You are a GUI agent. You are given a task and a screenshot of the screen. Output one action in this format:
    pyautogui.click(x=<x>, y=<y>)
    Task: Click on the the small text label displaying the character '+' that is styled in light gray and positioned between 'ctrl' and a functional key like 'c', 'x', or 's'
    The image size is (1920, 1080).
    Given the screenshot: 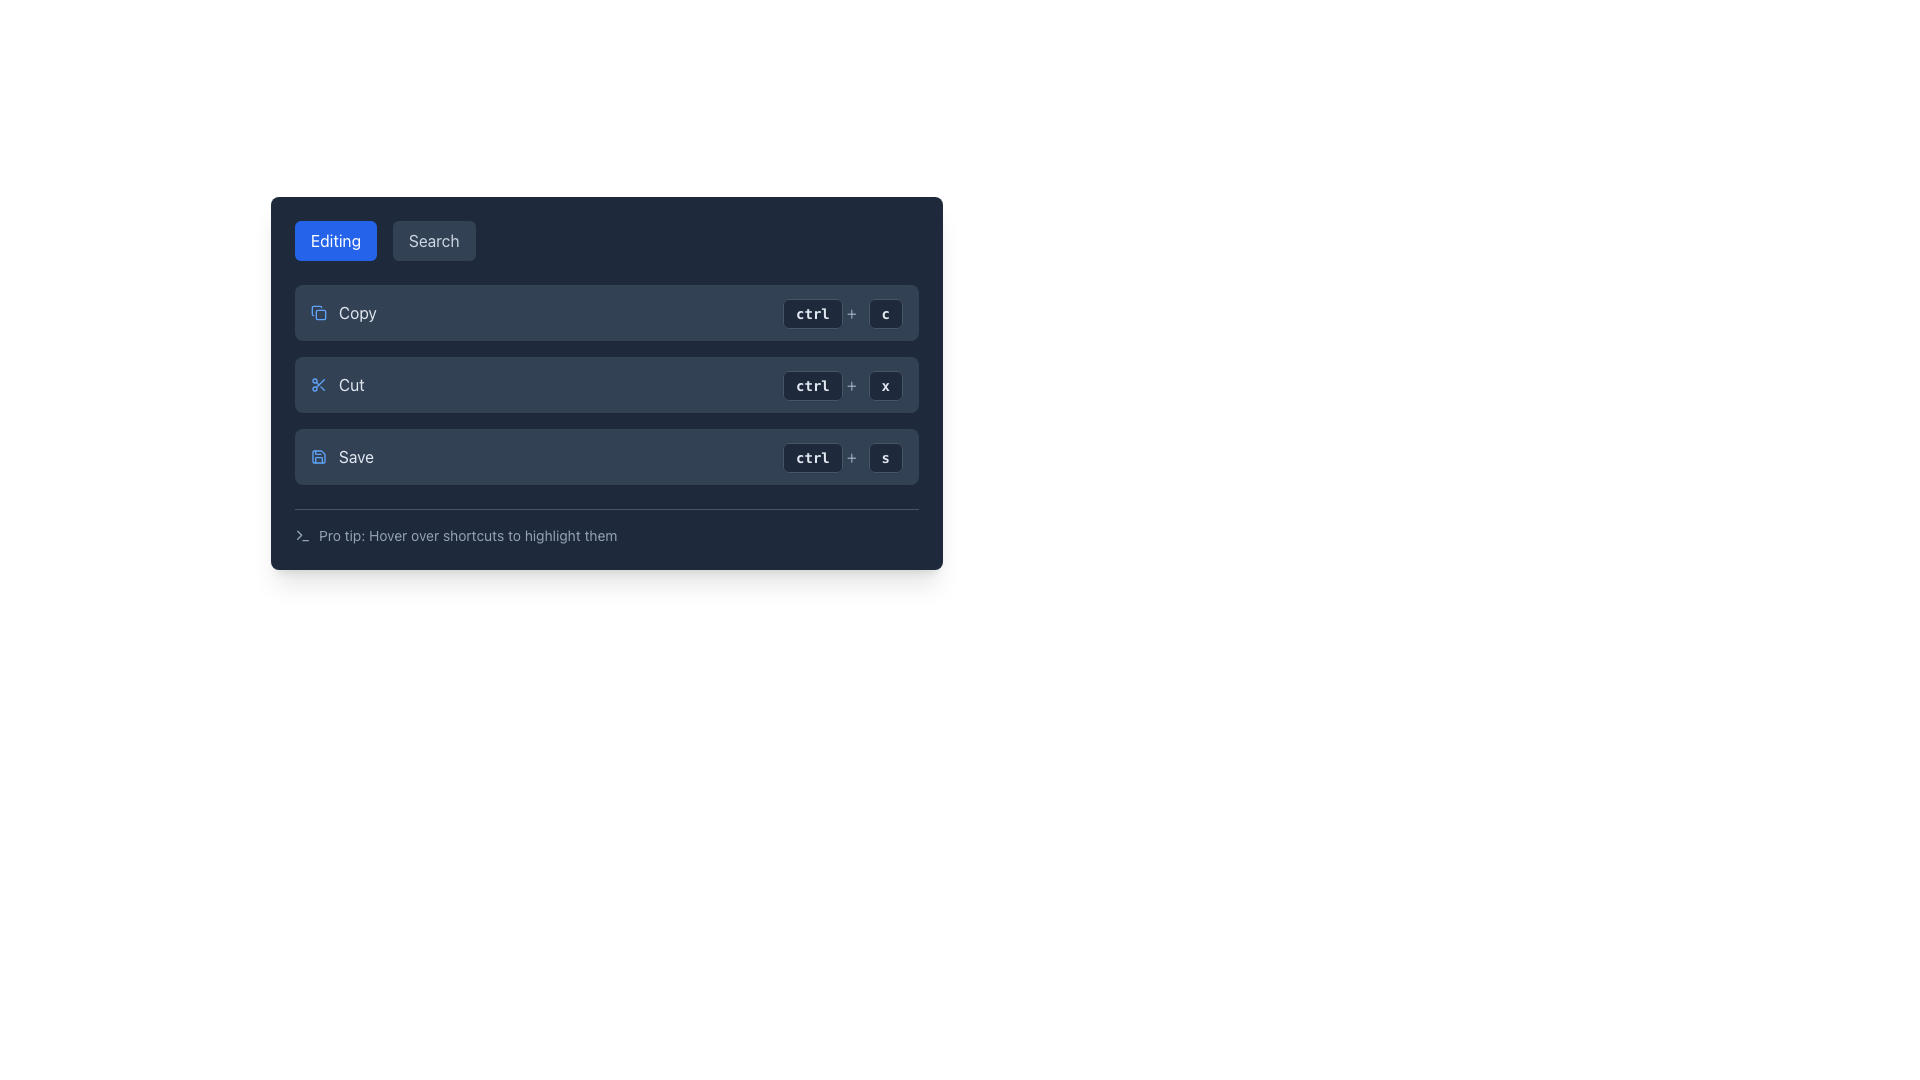 What is the action you would take?
    pyautogui.click(x=851, y=385)
    